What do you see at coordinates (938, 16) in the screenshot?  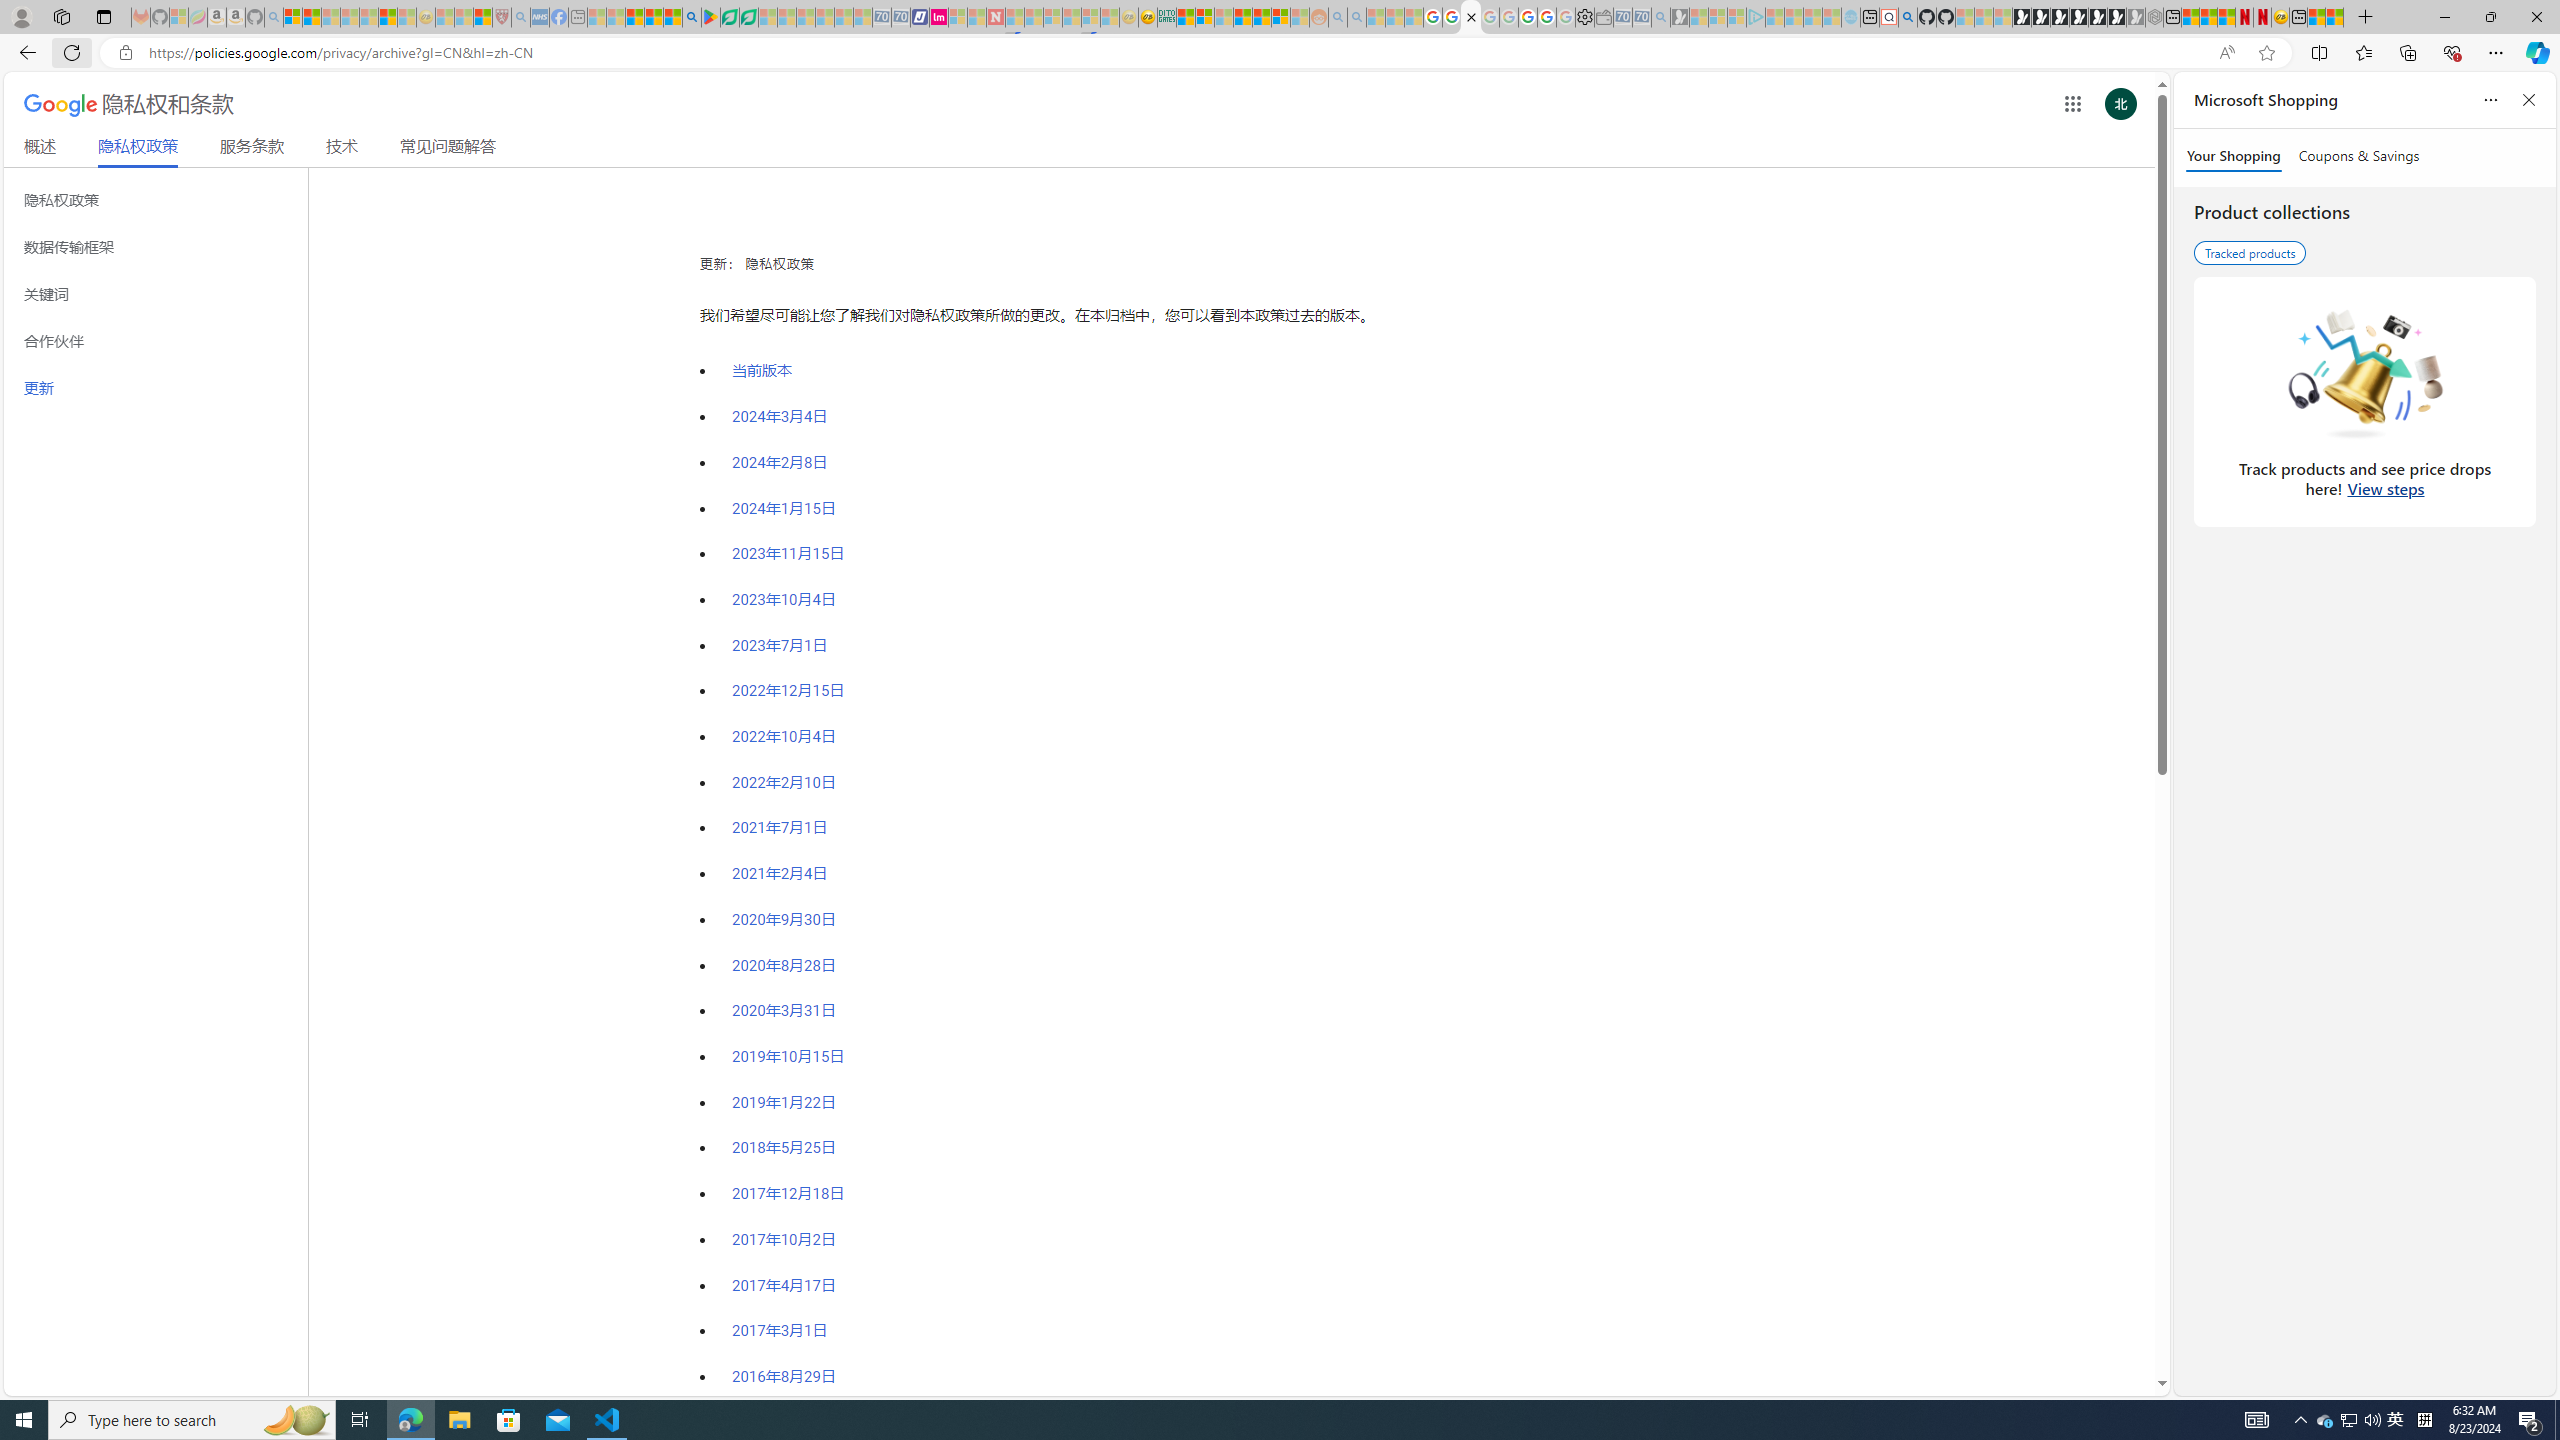 I see `'Jobs - lastminute.com Investor Portal'` at bounding box center [938, 16].